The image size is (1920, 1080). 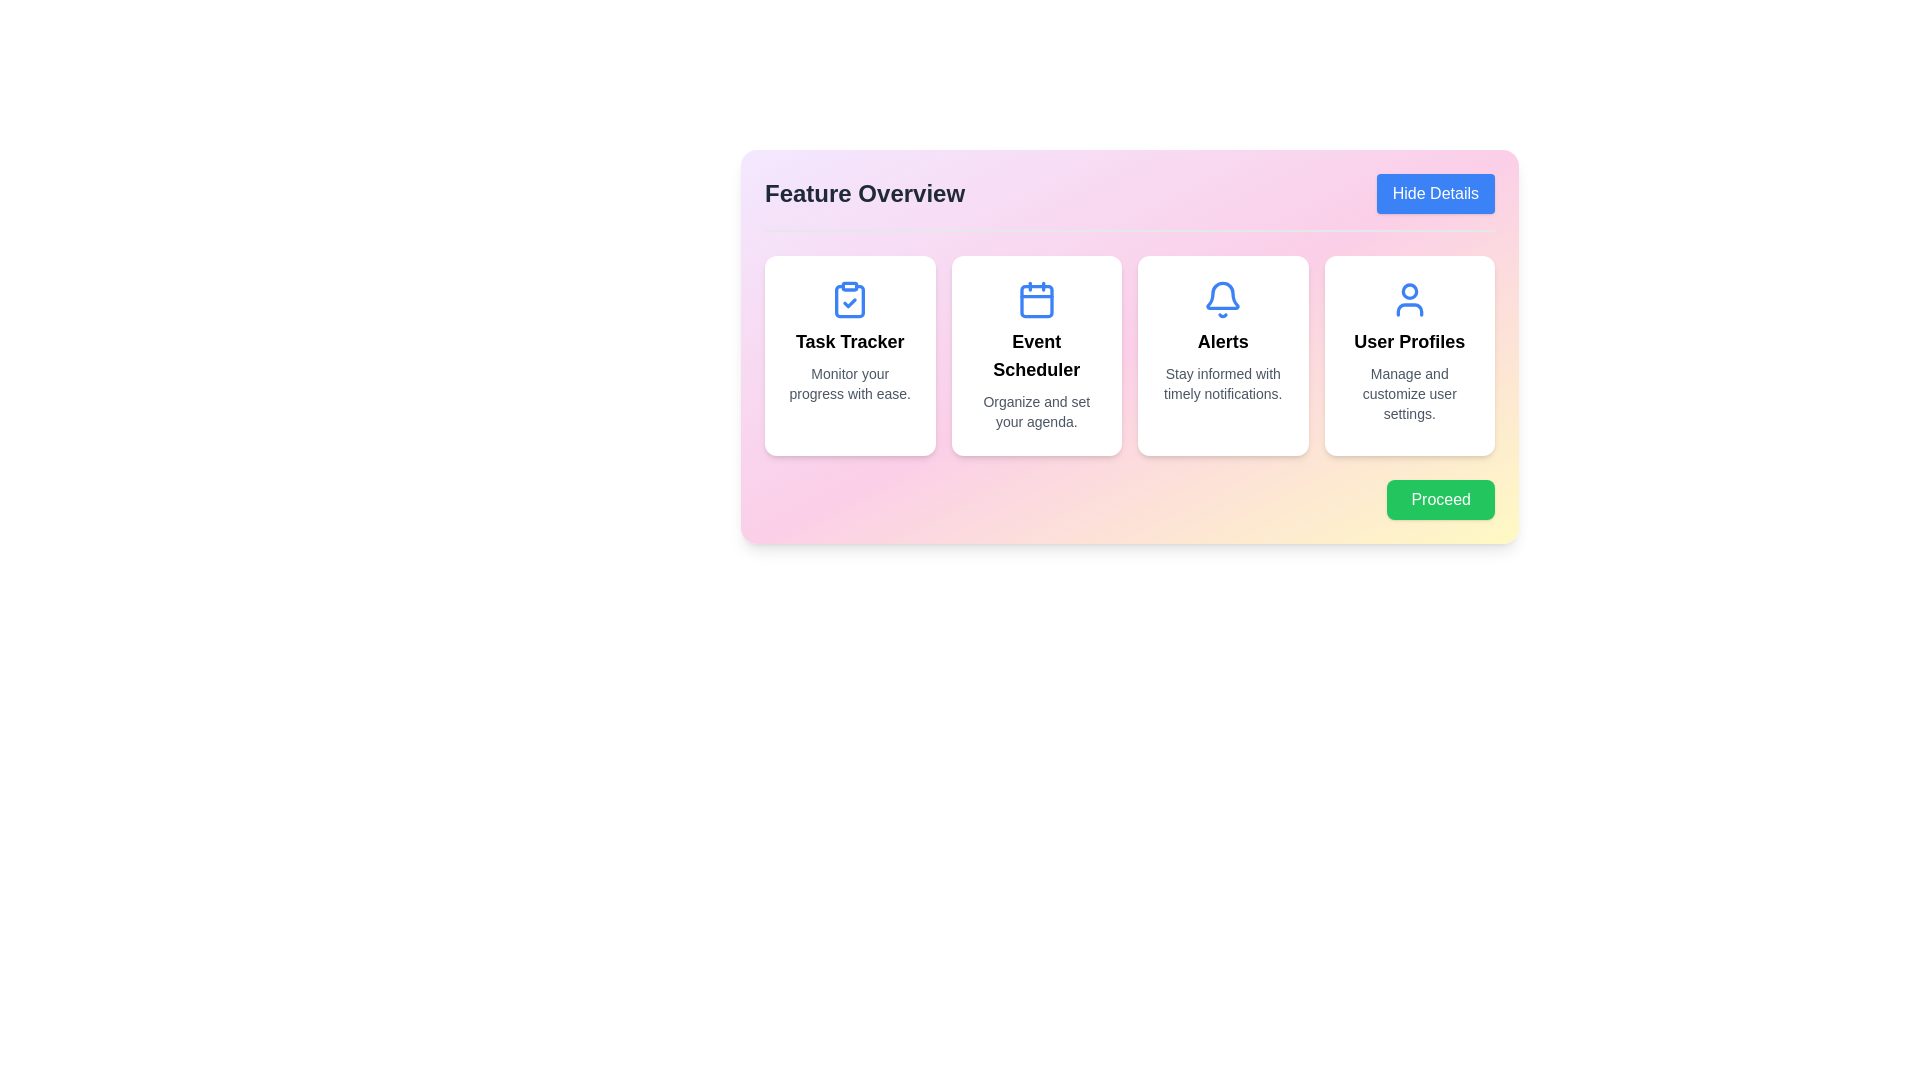 What do you see at coordinates (850, 300) in the screenshot?
I see `the clipboard icon with a blue check mark located at the top center of the 'Task Tracker' card` at bounding box center [850, 300].